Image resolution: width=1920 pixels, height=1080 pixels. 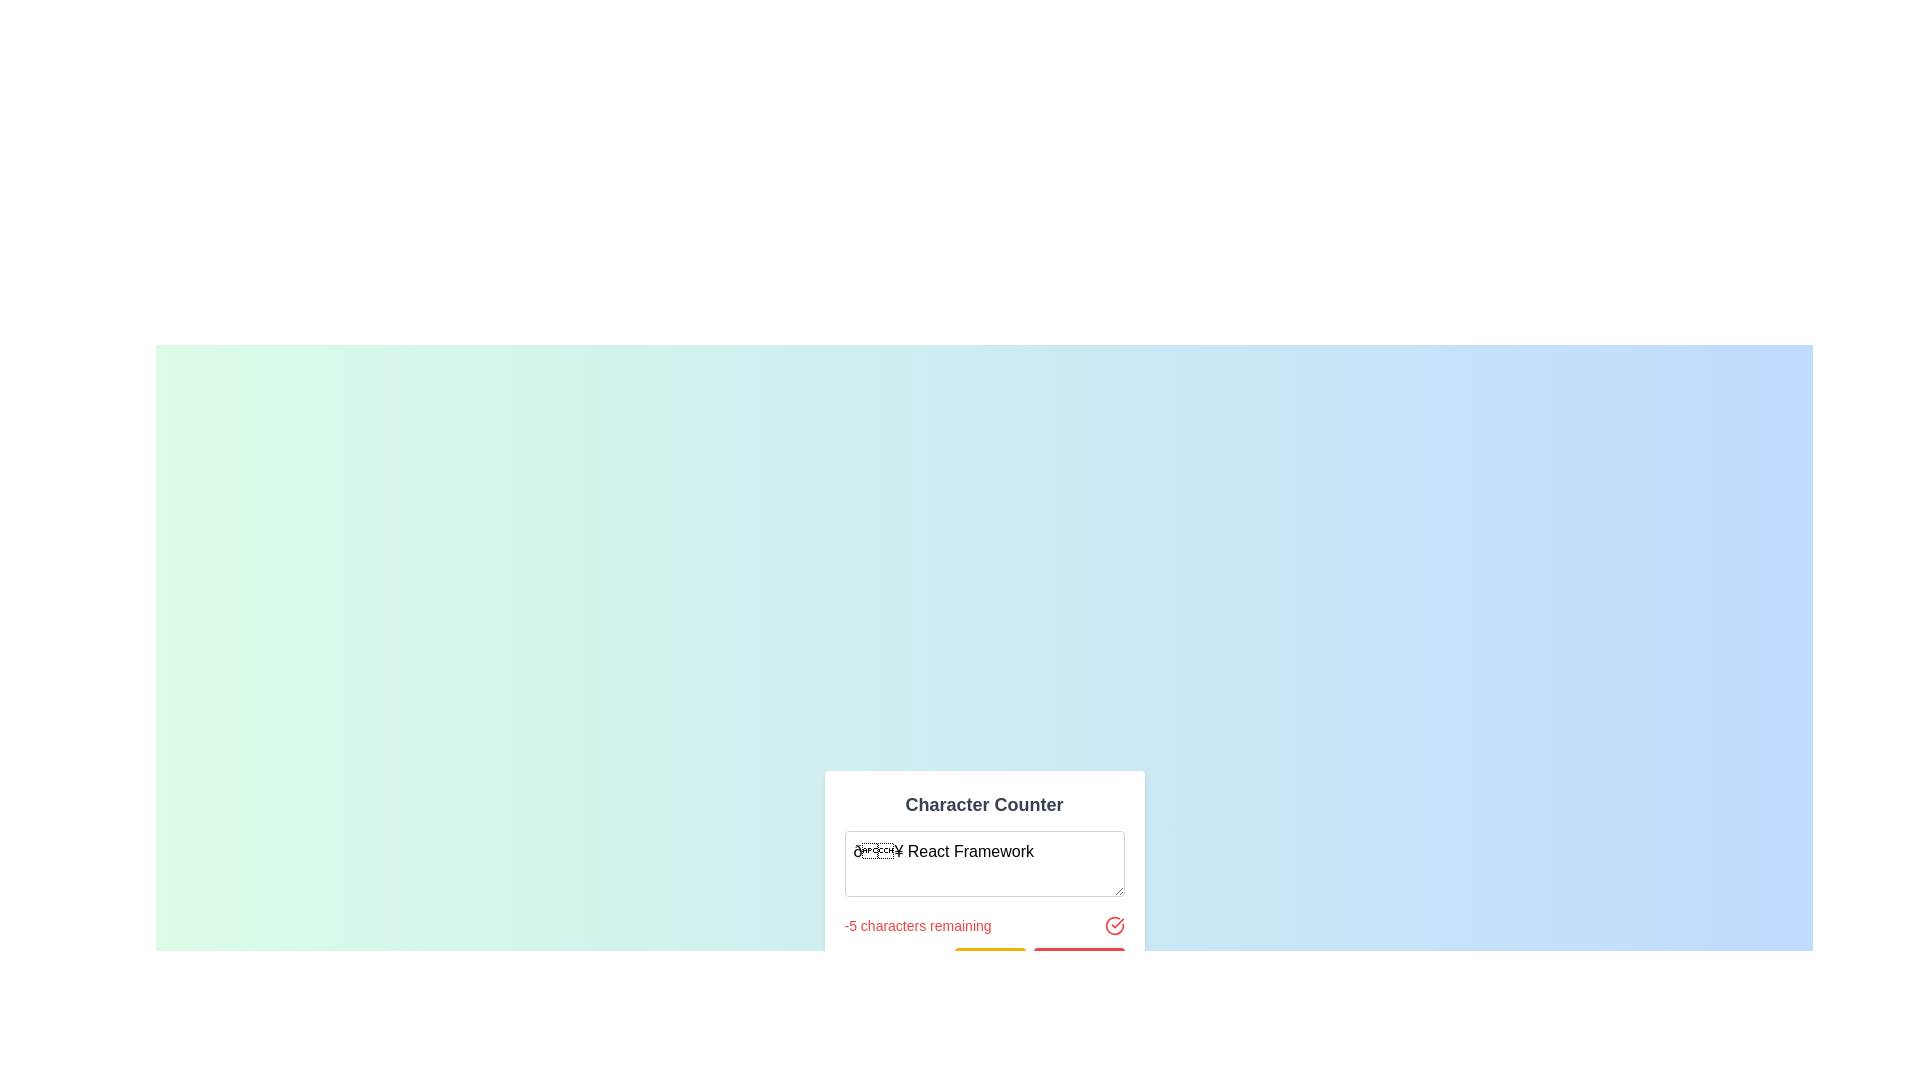 I want to click on the Text Display that indicates an overflow of 5 characters beyond the permitted limit in the text field, located at the bottom left of the interactive form, so click(x=916, y=925).